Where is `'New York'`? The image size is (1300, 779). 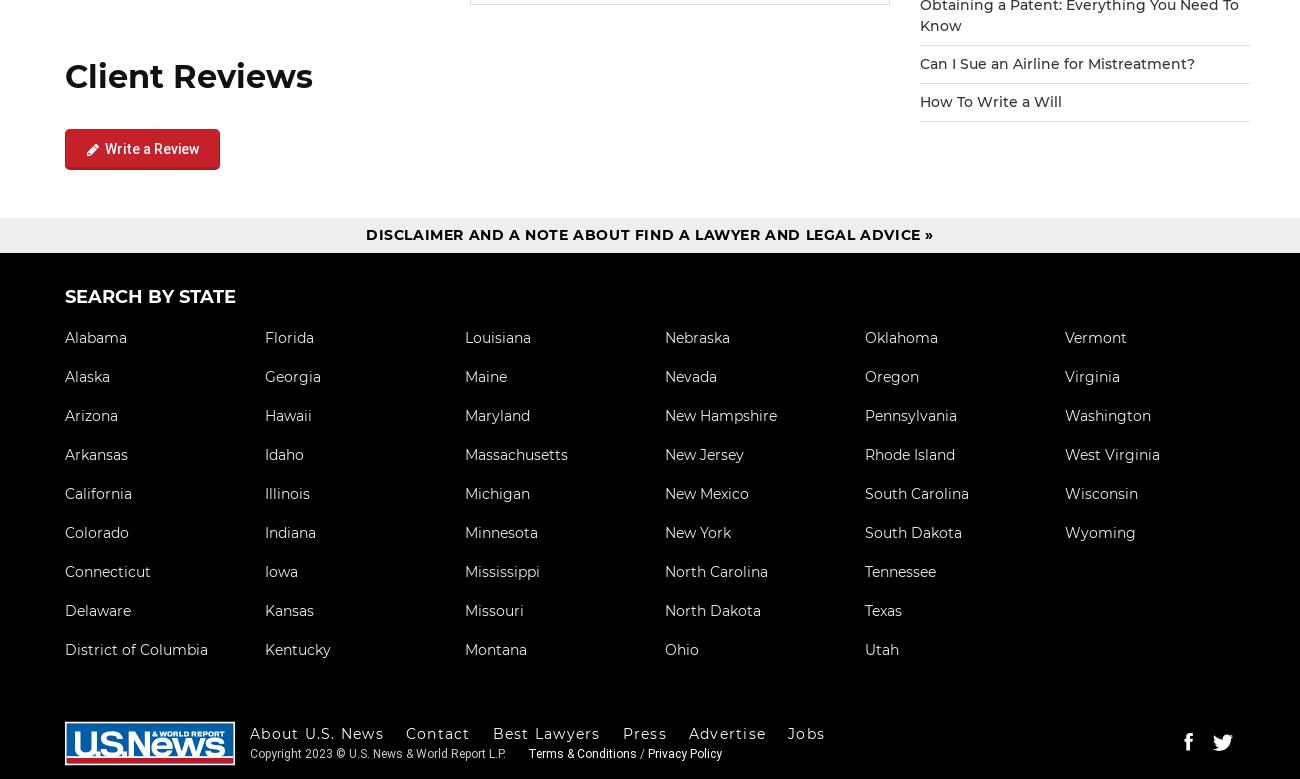
'New York' is located at coordinates (696, 531).